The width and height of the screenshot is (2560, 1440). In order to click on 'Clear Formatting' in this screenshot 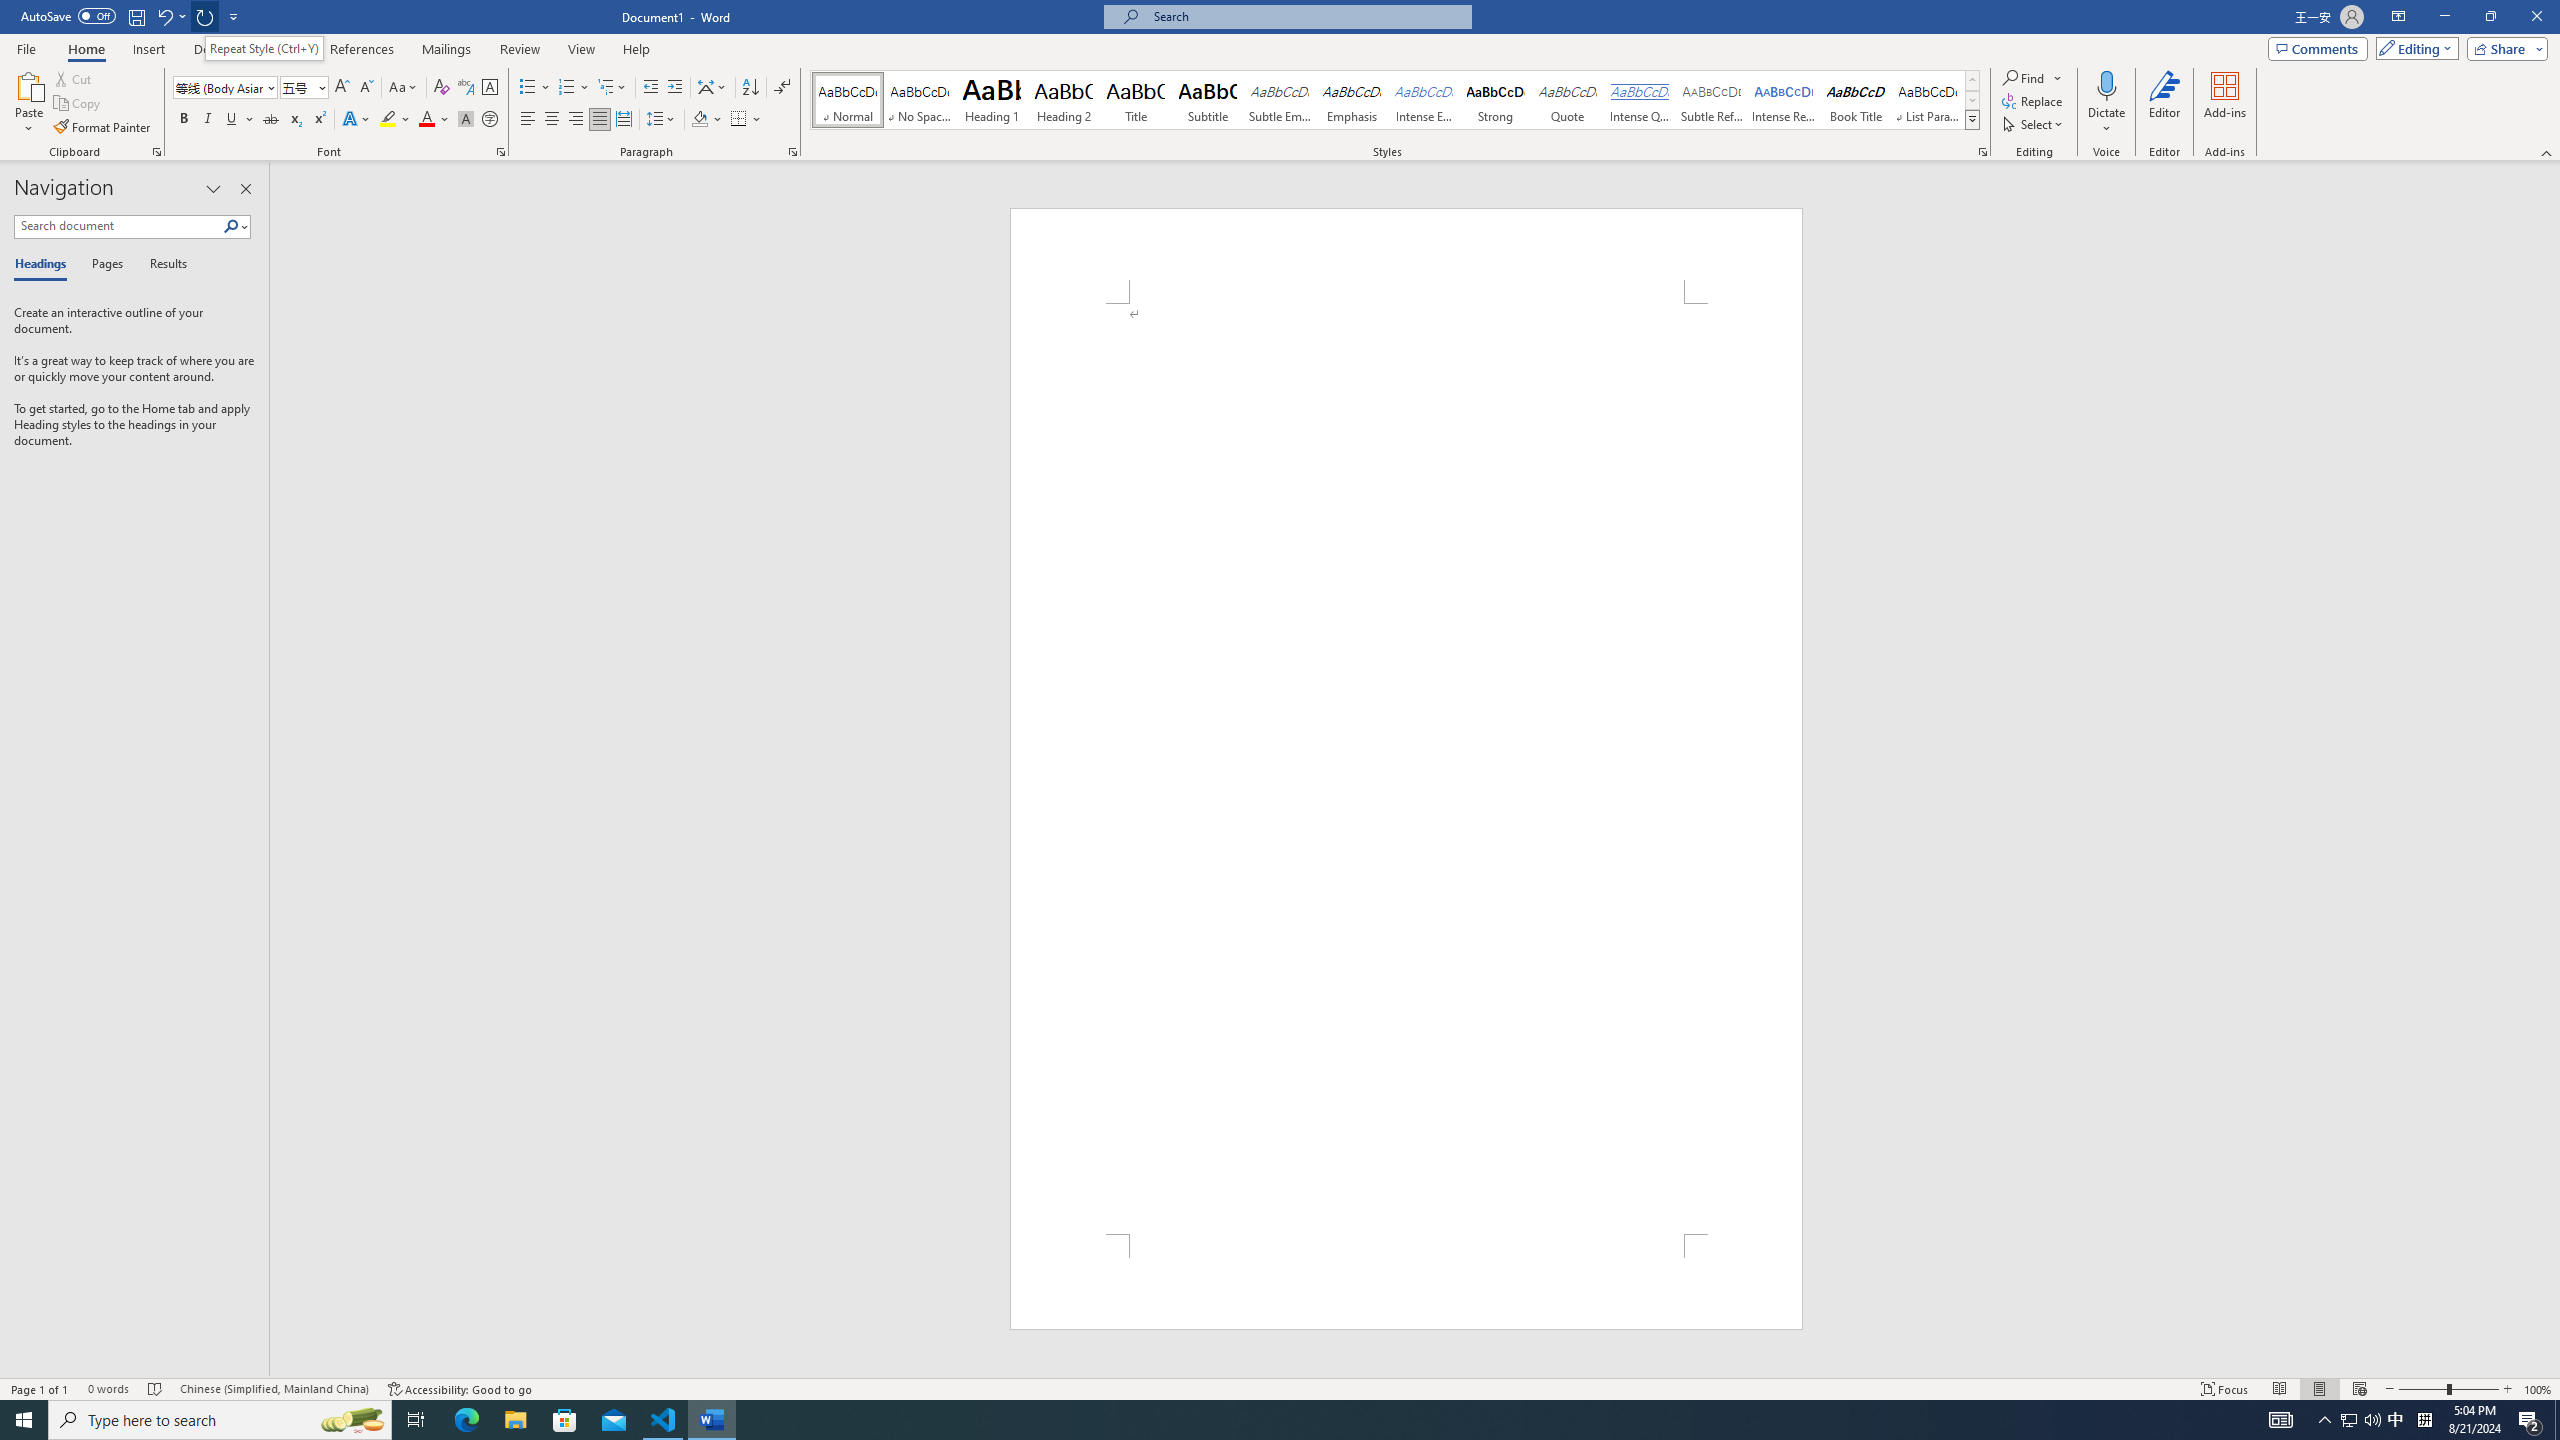, I will do `click(440, 87)`.